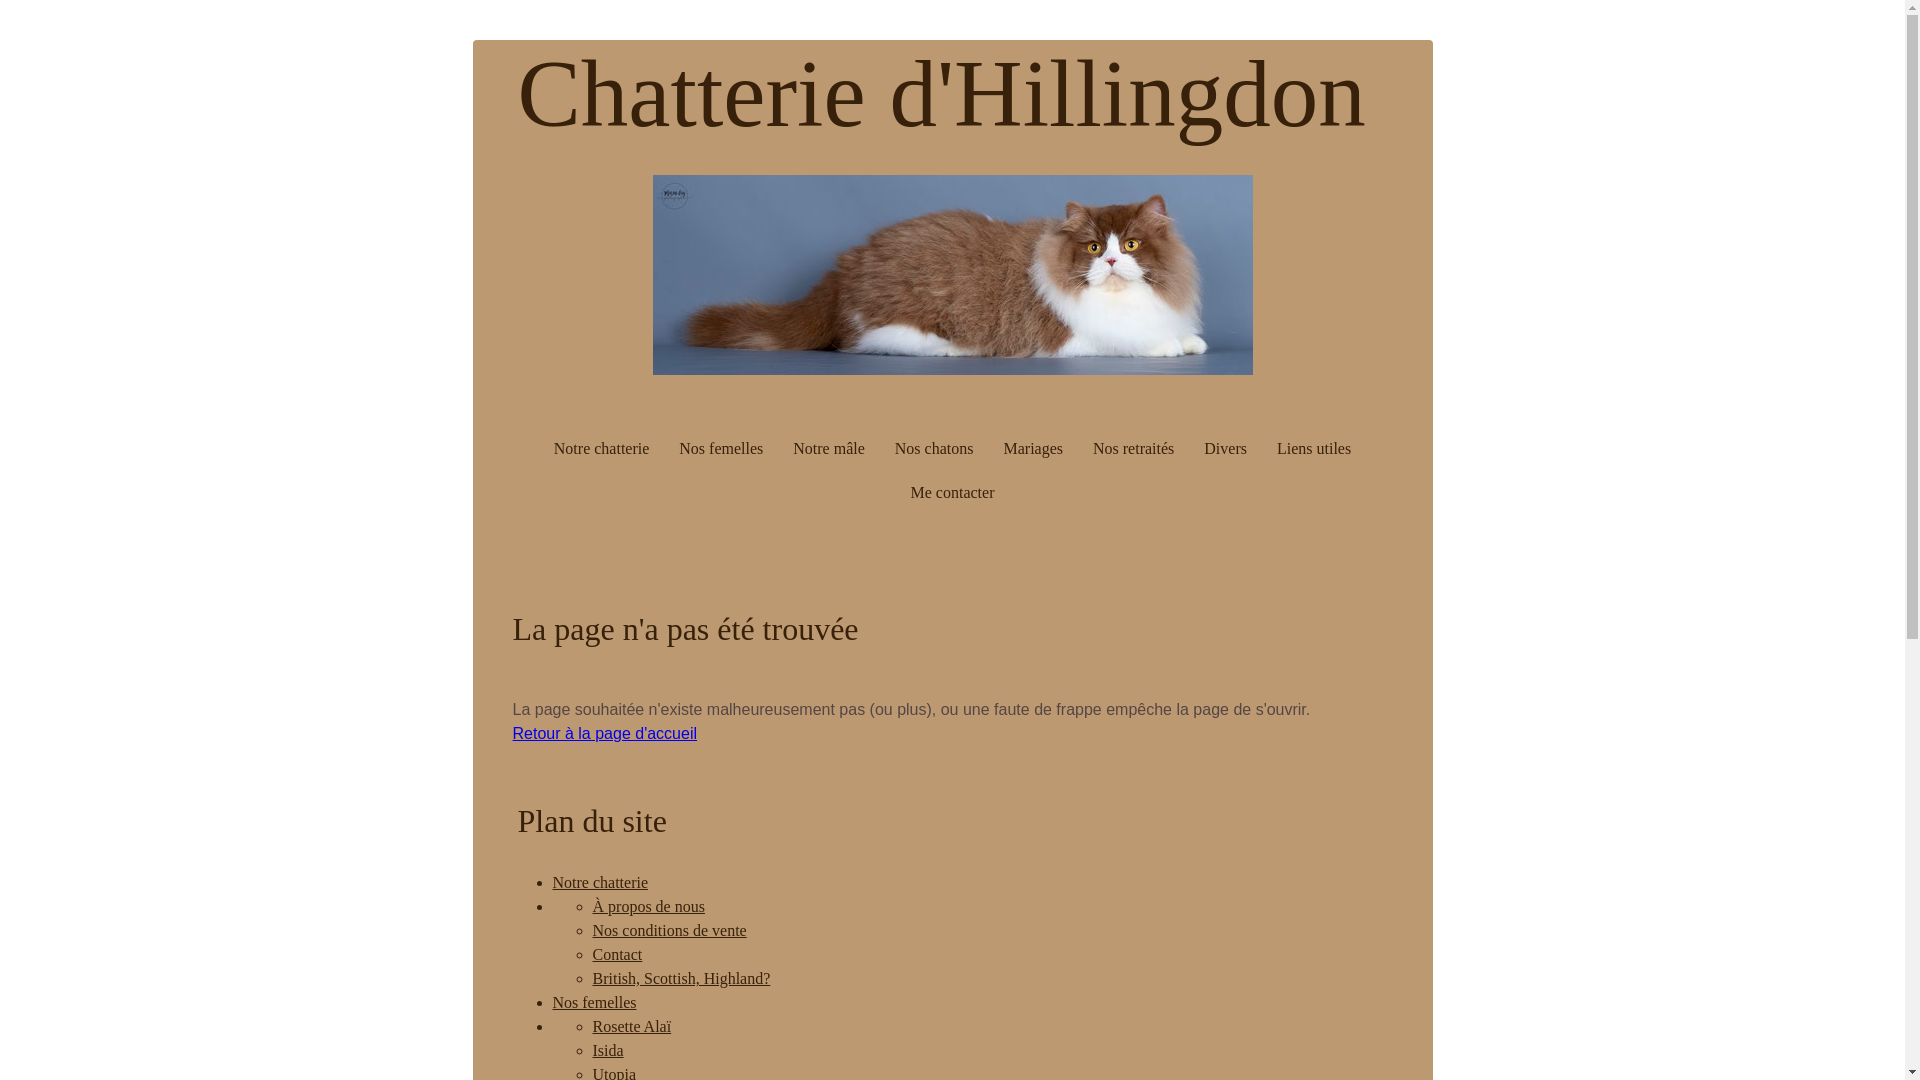  Describe the element at coordinates (518, 120) in the screenshot. I see `'Chatterie d'Hillingdon'` at that location.